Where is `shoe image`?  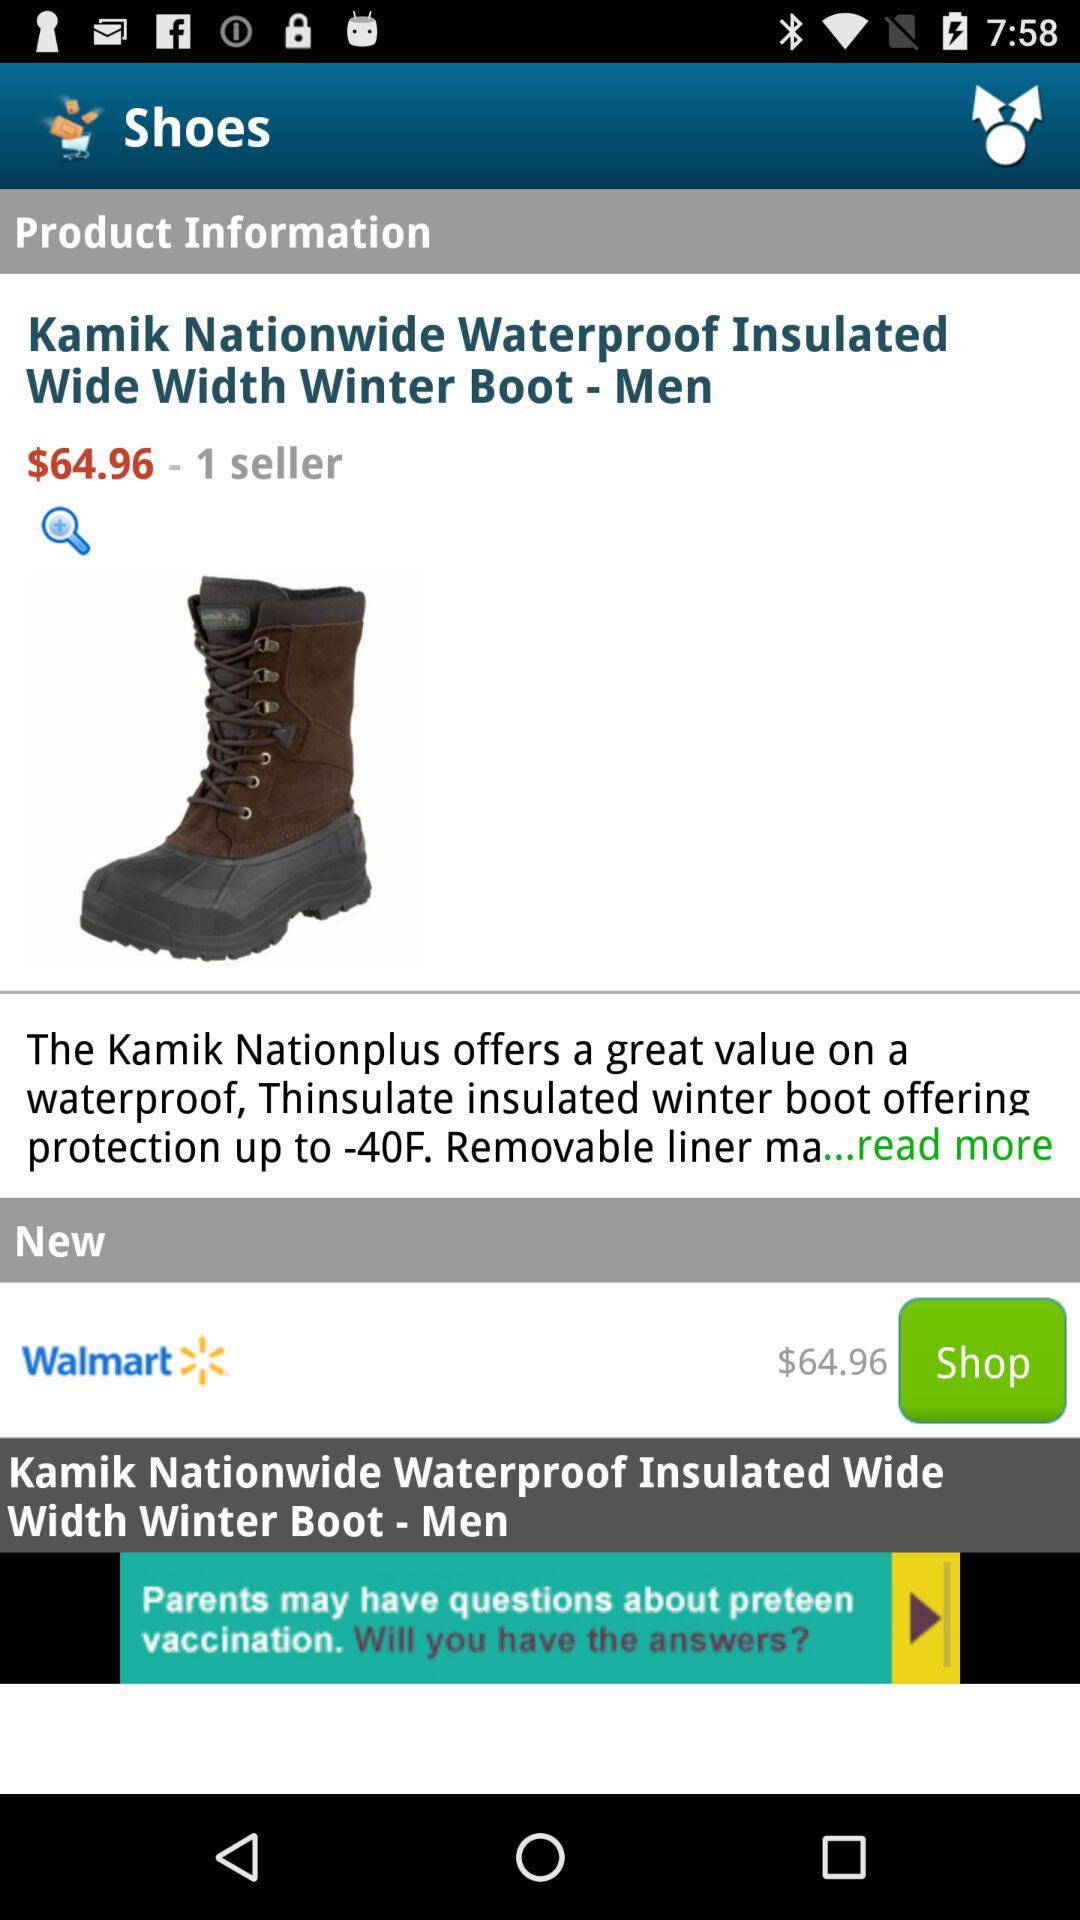
shoe image is located at coordinates (223, 766).